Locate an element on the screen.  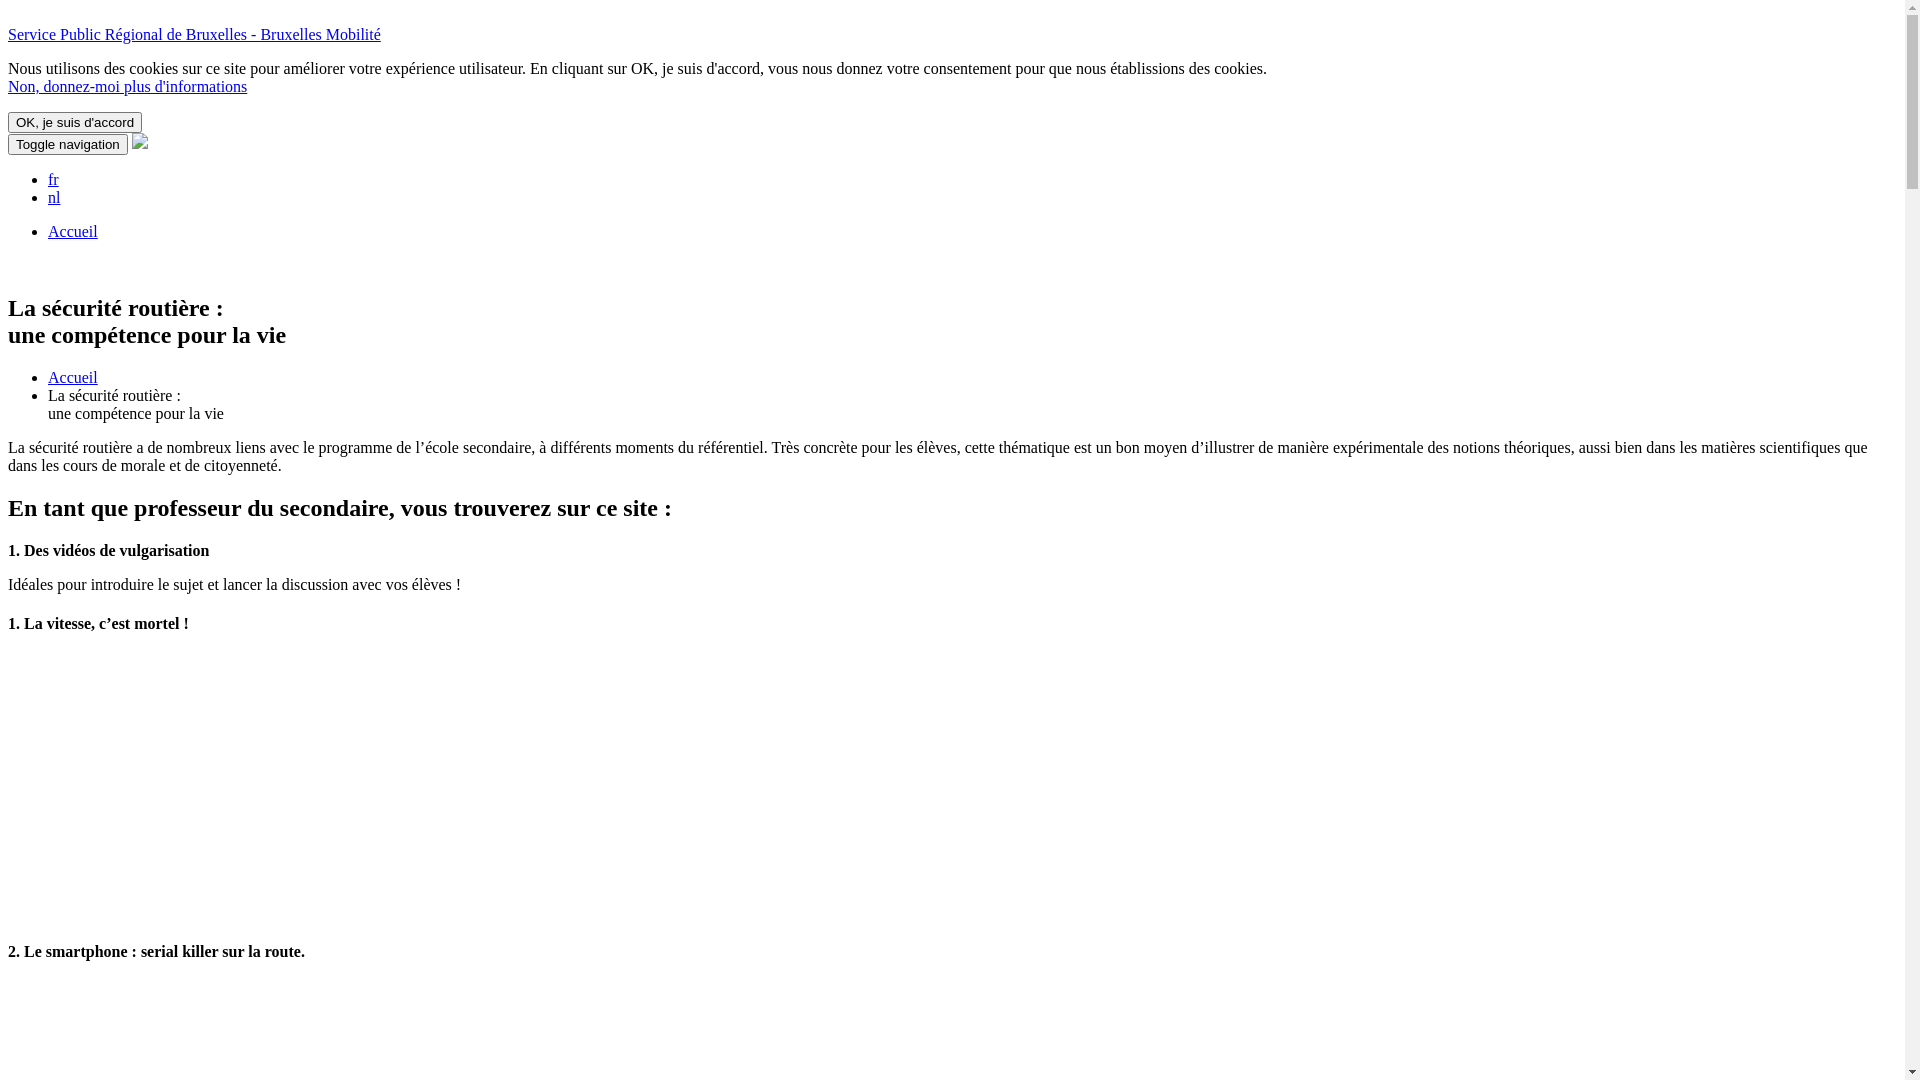
'OK, je suis d'accord' is located at coordinates (75, 122).